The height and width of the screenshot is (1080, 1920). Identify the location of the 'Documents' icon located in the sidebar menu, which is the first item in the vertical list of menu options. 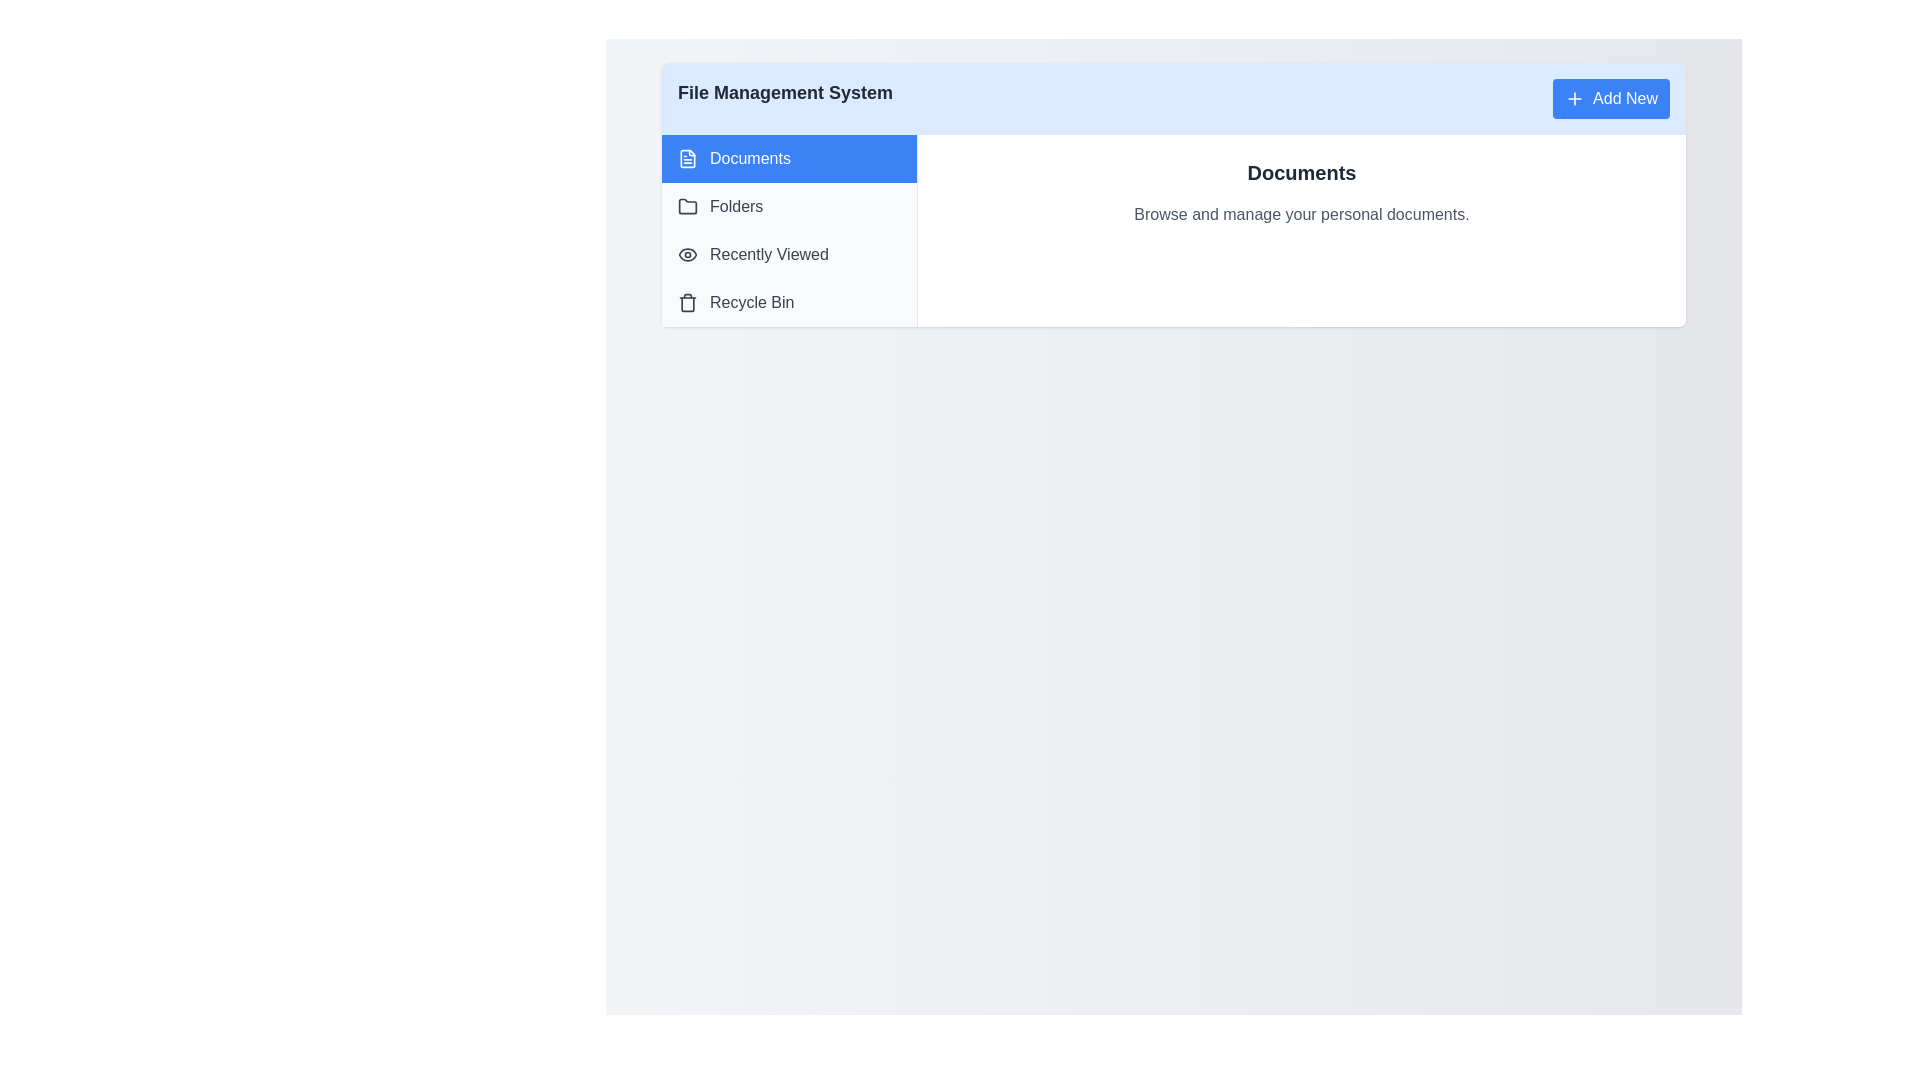
(687, 157).